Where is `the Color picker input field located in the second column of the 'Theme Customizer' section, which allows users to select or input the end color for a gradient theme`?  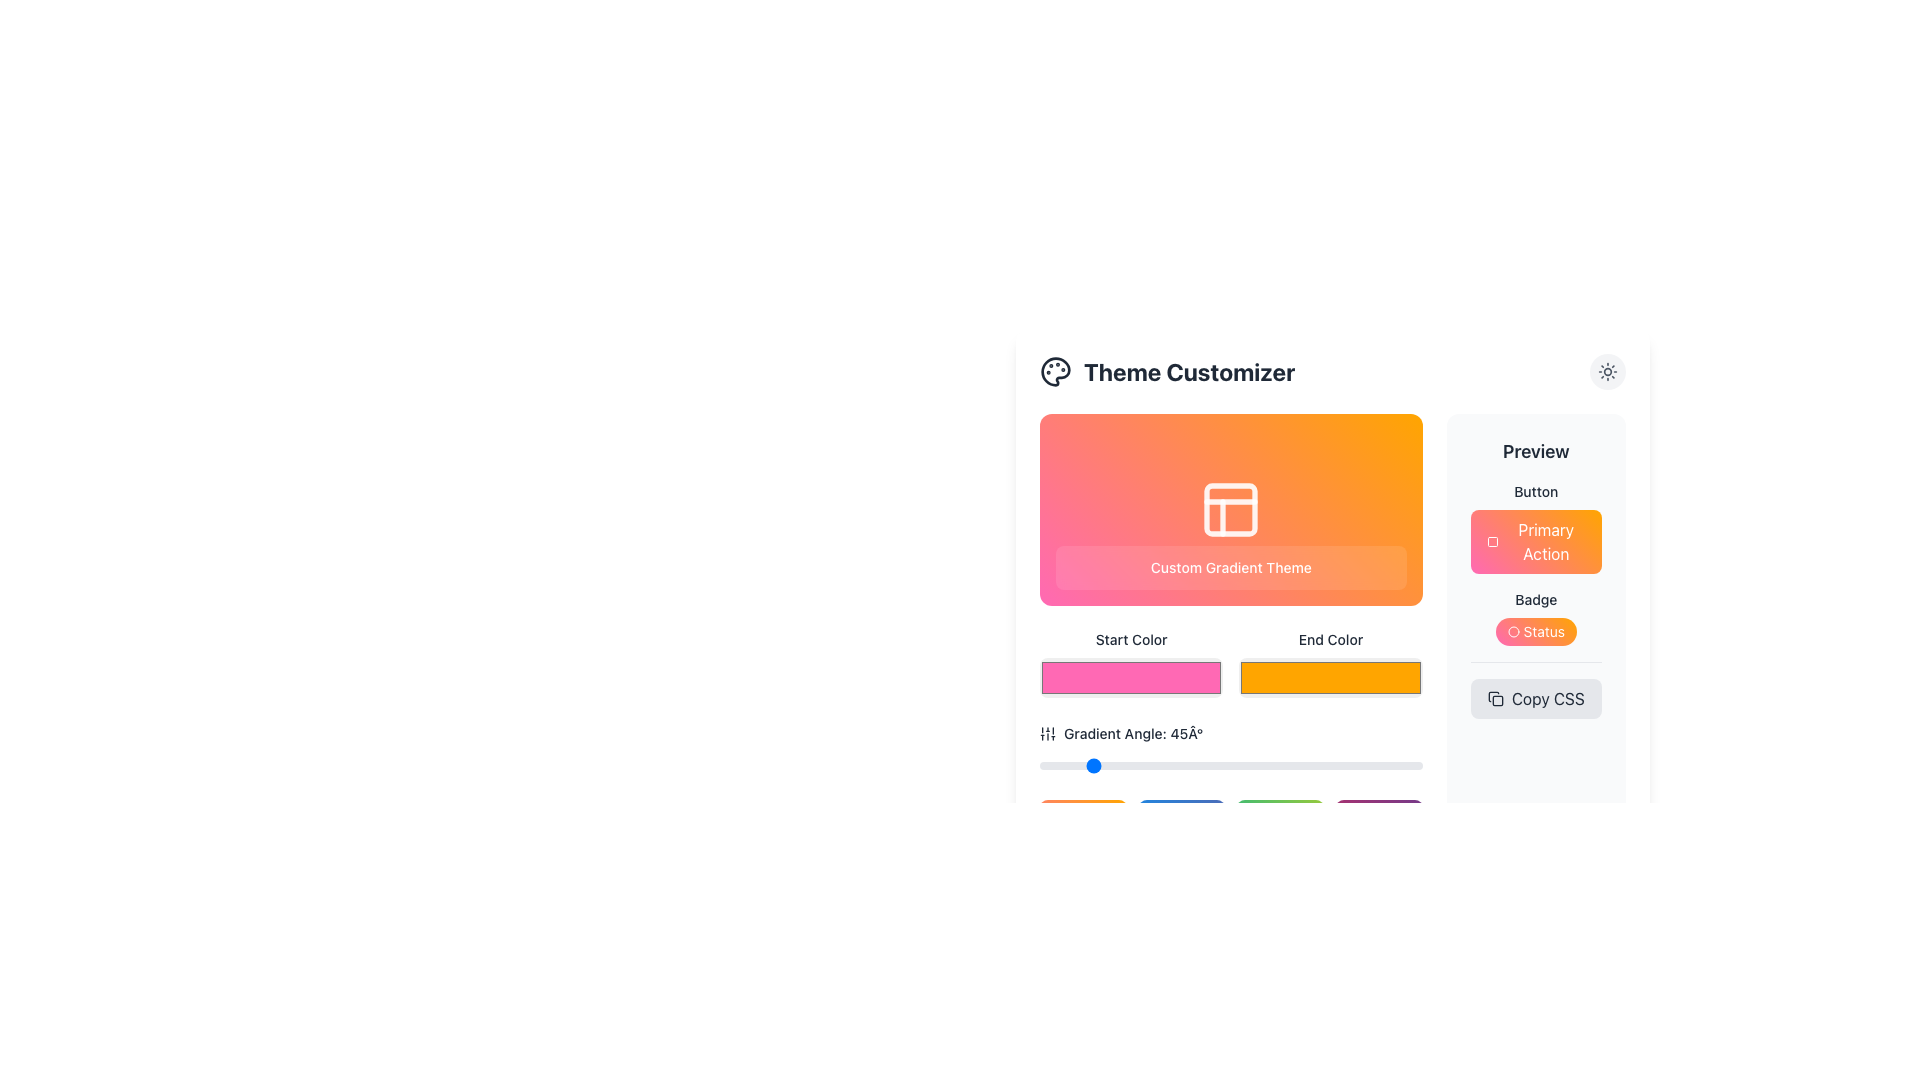
the Color picker input field located in the second column of the 'Theme Customizer' section, which allows users to select or input the end color for a gradient theme is located at coordinates (1330, 664).